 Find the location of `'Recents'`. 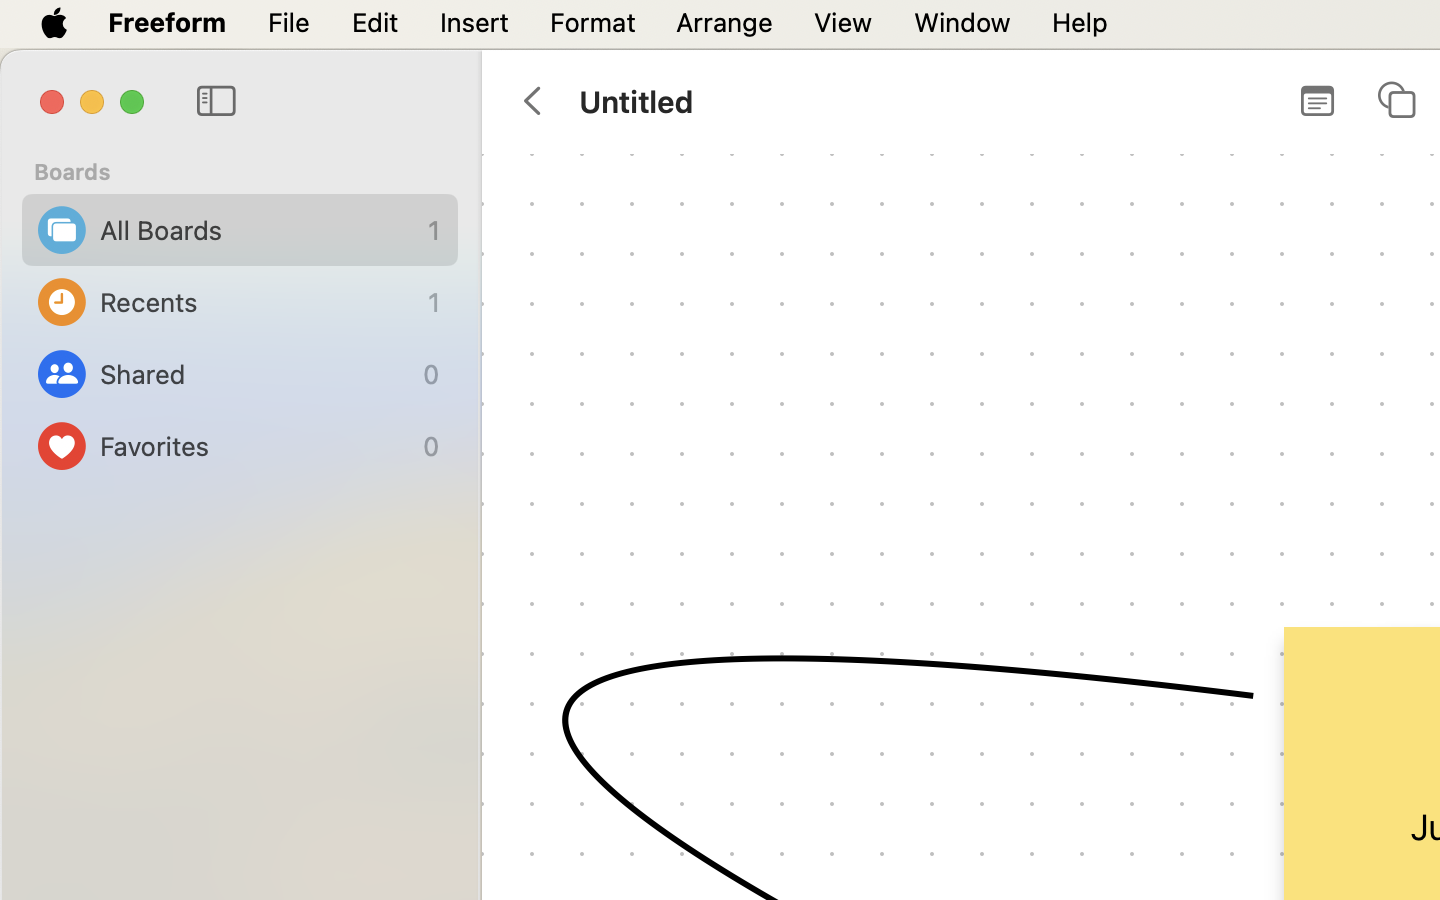

'Recents' is located at coordinates (258, 301).